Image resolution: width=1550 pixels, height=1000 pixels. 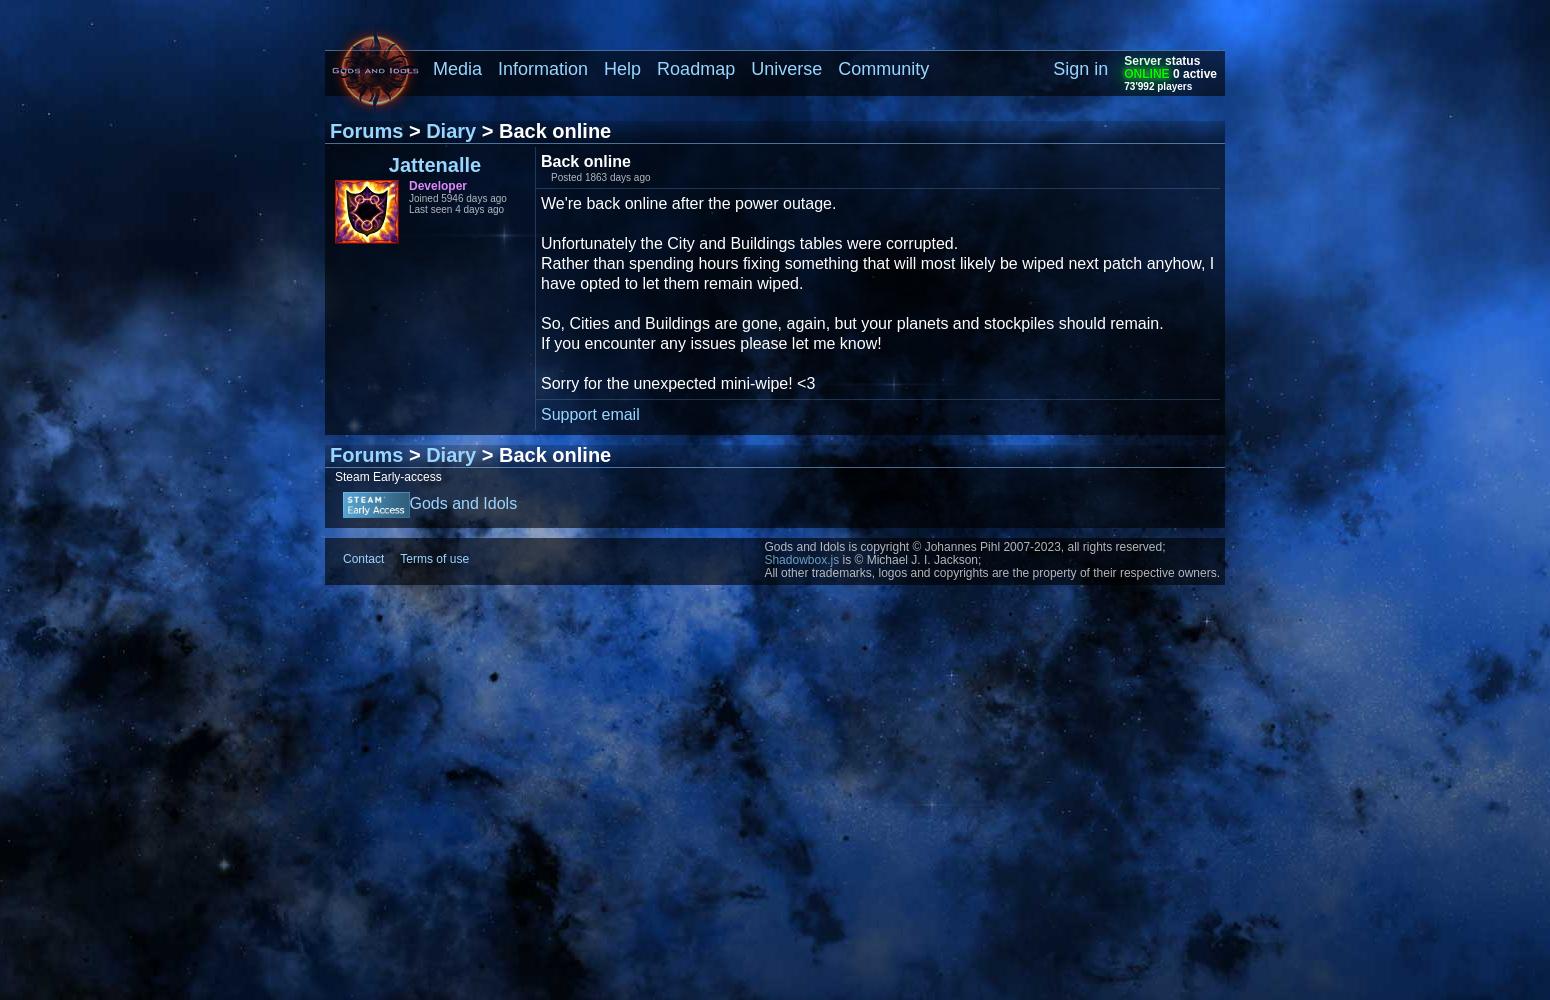 I want to click on 'Unfortunately the City and Buildings tables were corrupted.', so click(x=749, y=242).